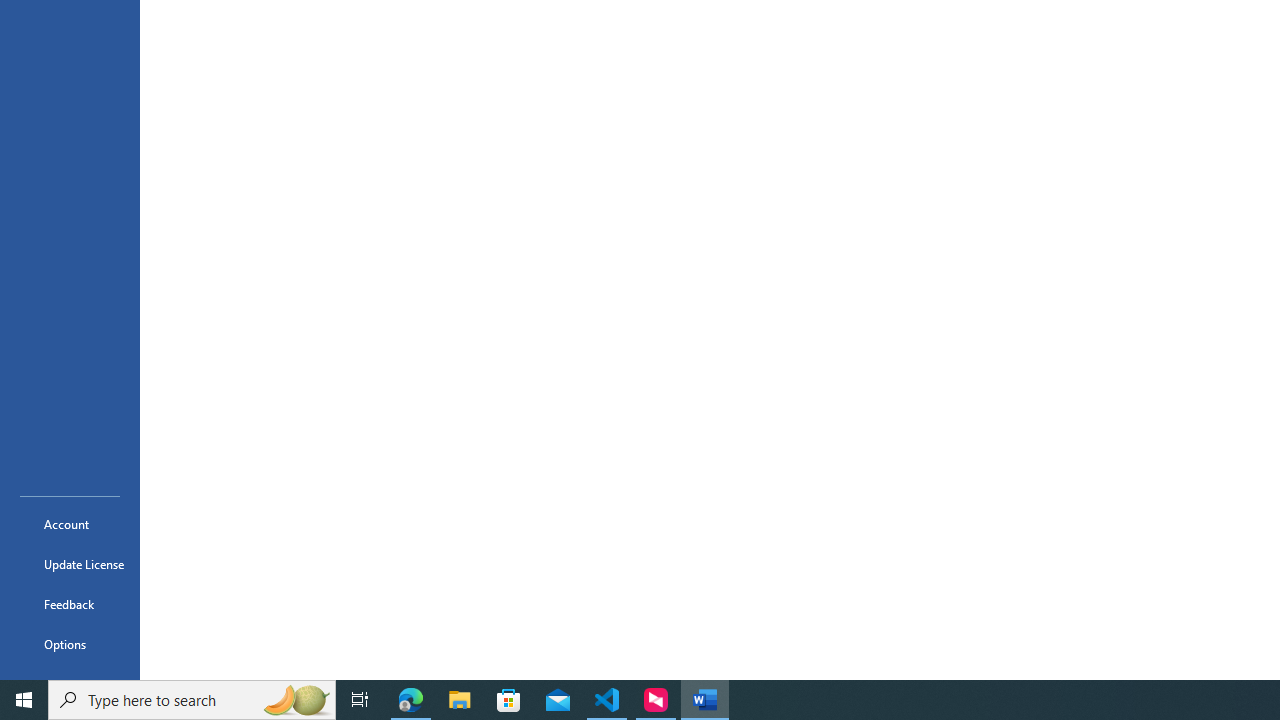 Image resolution: width=1280 pixels, height=720 pixels. What do you see at coordinates (69, 644) in the screenshot?
I see `'Options'` at bounding box center [69, 644].